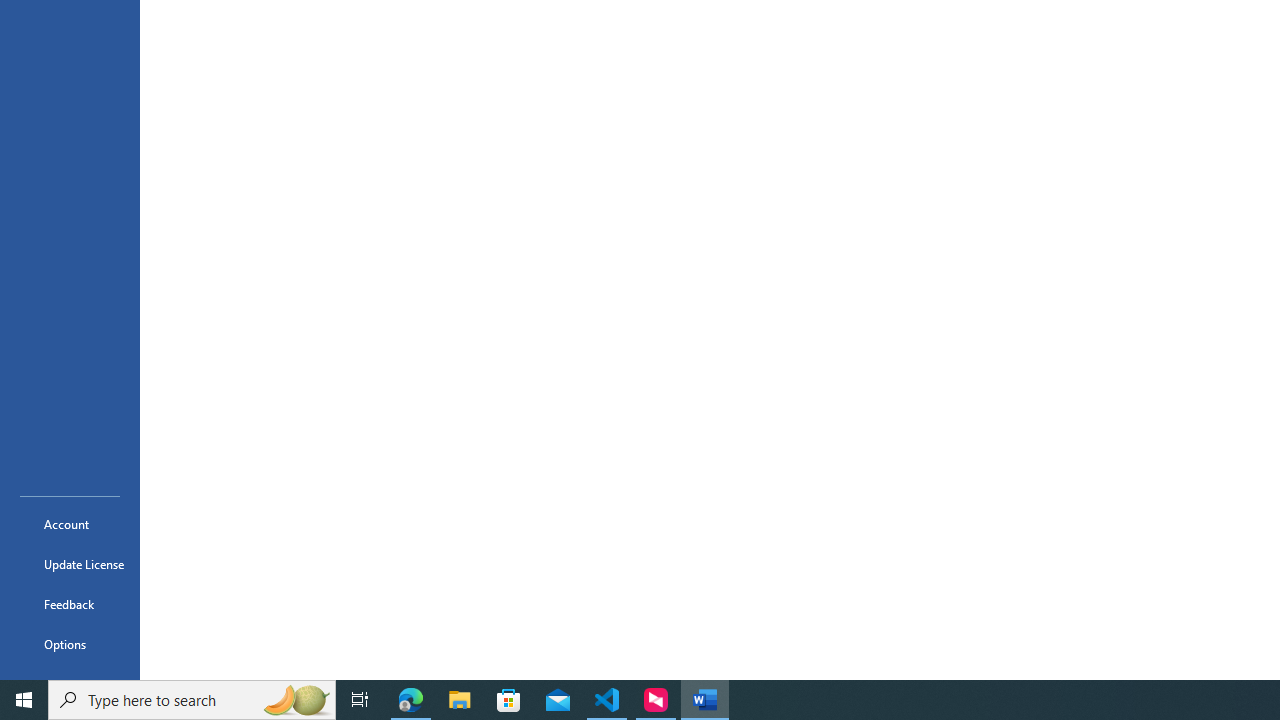 Image resolution: width=1280 pixels, height=720 pixels. What do you see at coordinates (69, 644) in the screenshot?
I see `'Options'` at bounding box center [69, 644].